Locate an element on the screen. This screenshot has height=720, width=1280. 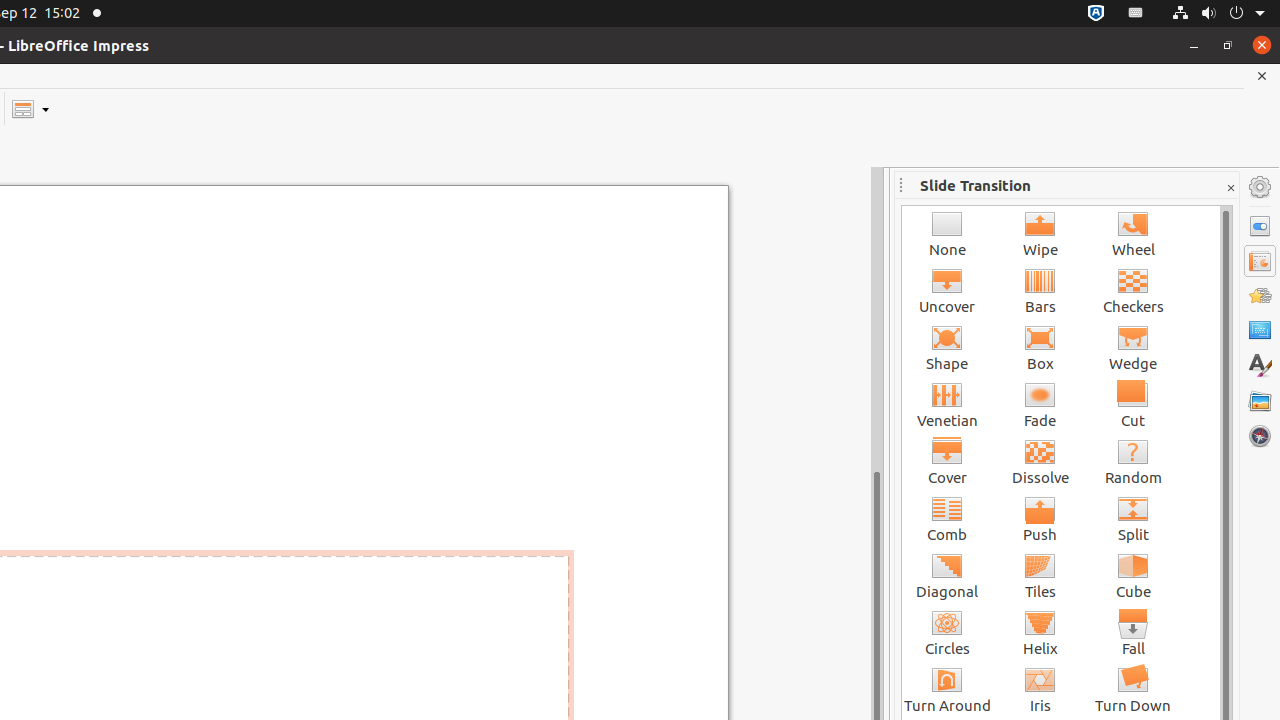
'Slide Transition' is located at coordinates (1259, 260).